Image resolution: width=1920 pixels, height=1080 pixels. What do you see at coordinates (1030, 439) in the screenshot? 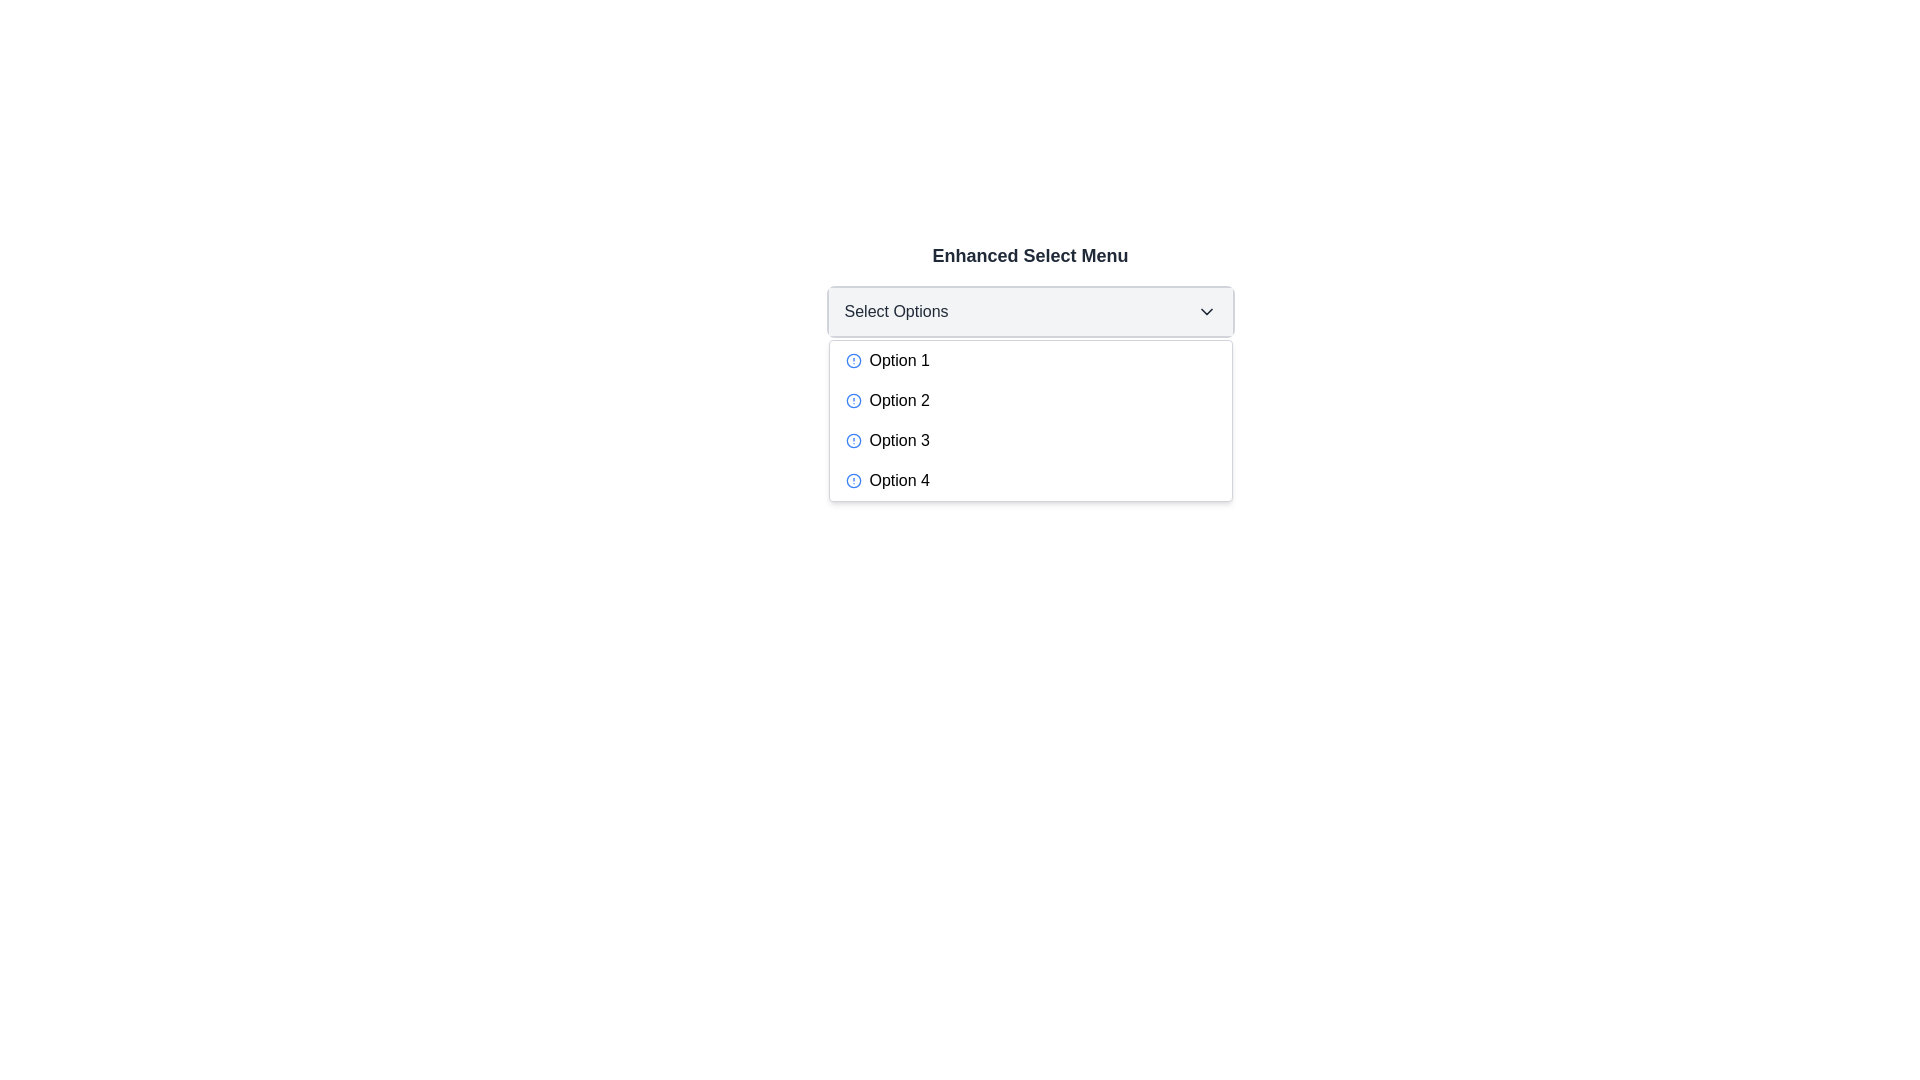
I see `the third option in the dropdown menu` at bounding box center [1030, 439].